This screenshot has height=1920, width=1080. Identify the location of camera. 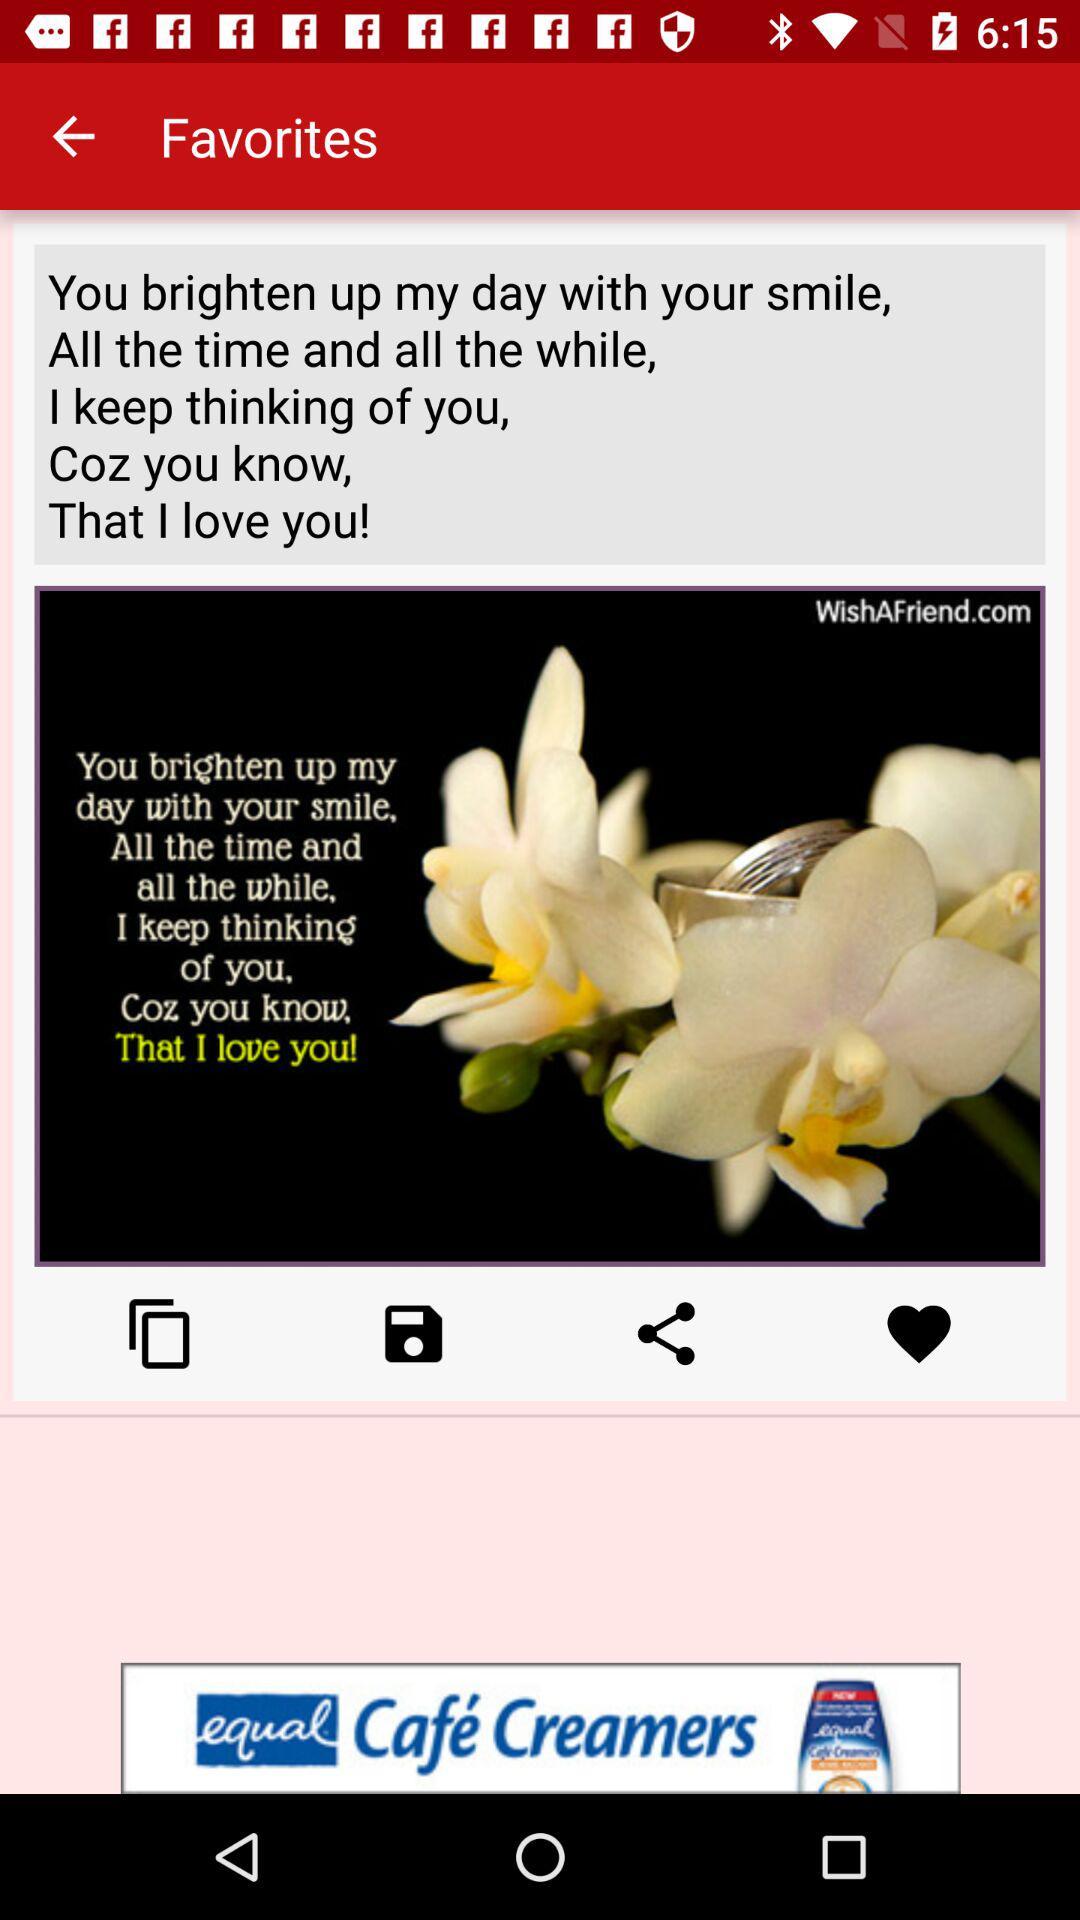
(412, 1333).